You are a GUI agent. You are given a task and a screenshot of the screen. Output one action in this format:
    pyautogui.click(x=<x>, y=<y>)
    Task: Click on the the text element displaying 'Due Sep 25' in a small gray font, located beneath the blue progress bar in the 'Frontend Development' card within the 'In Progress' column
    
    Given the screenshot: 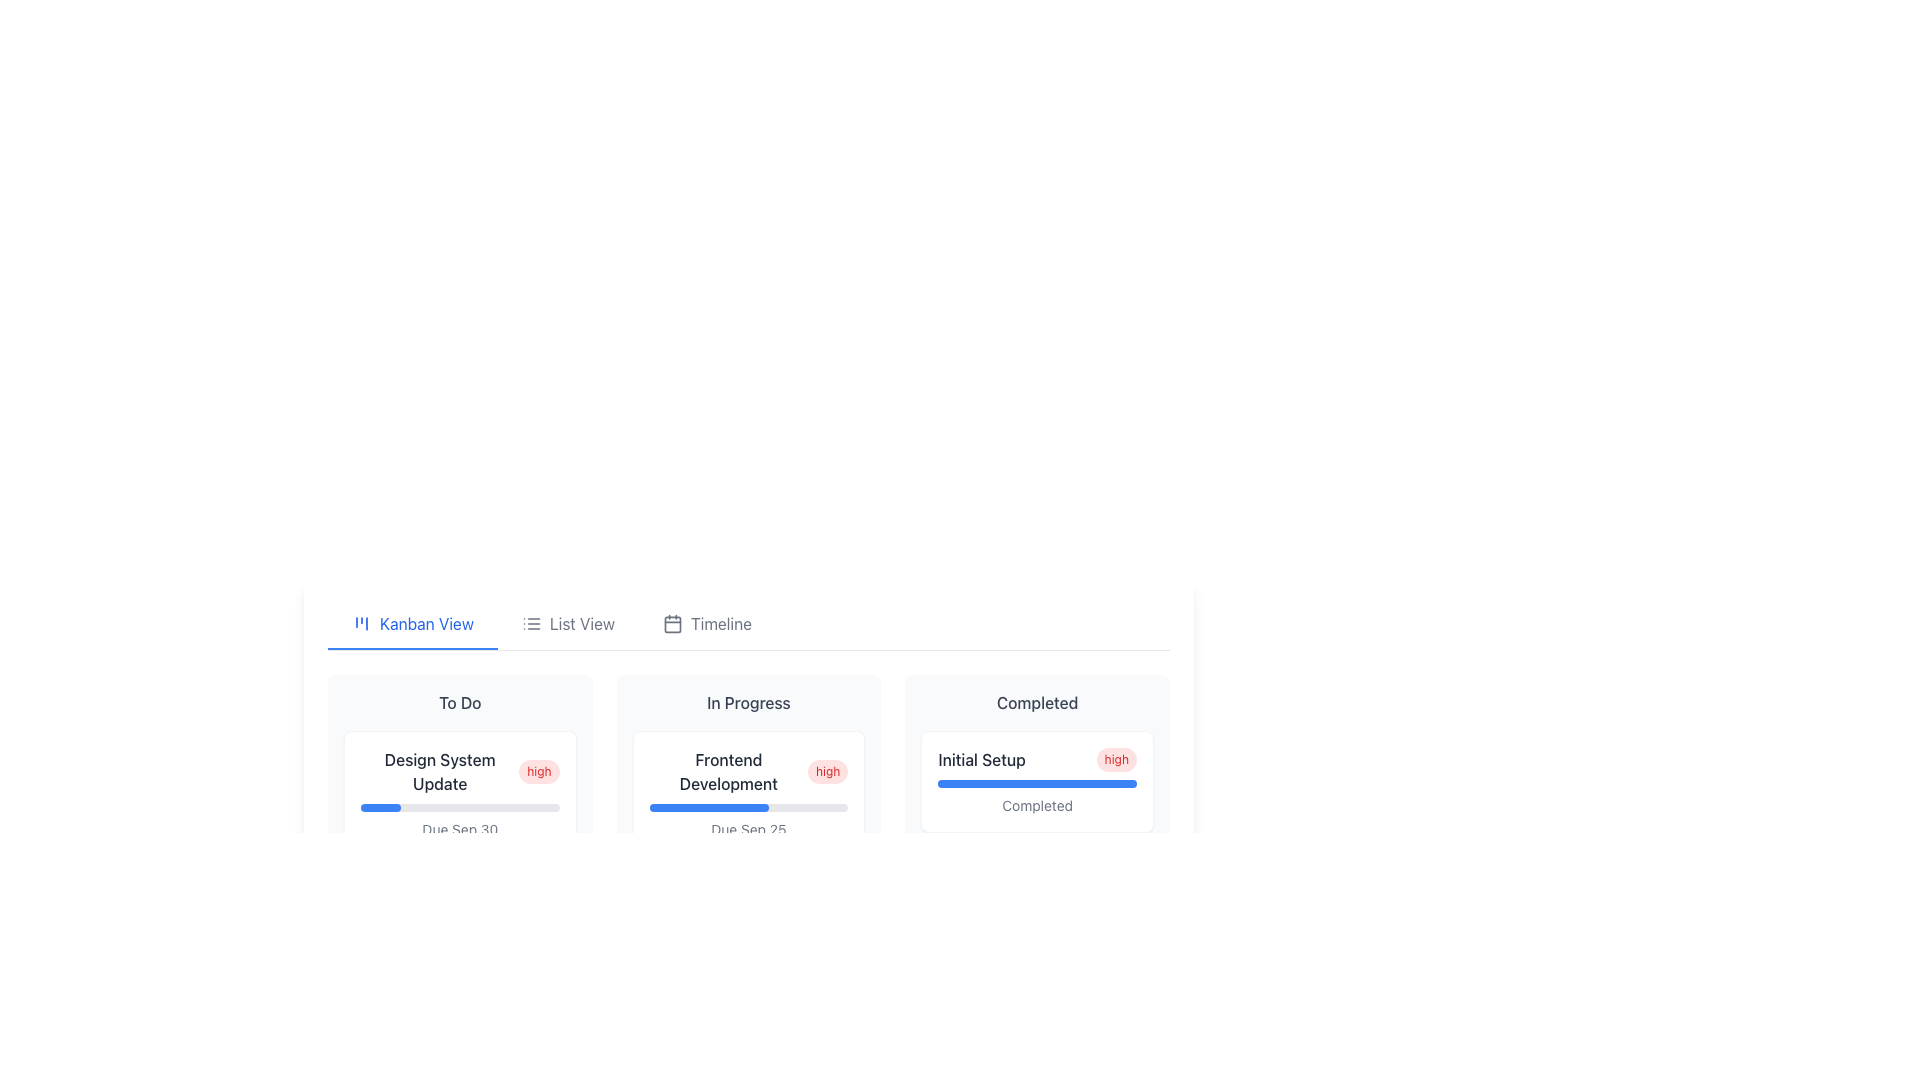 What is the action you would take?
    pyautogui.click(x=747, y=829)
    